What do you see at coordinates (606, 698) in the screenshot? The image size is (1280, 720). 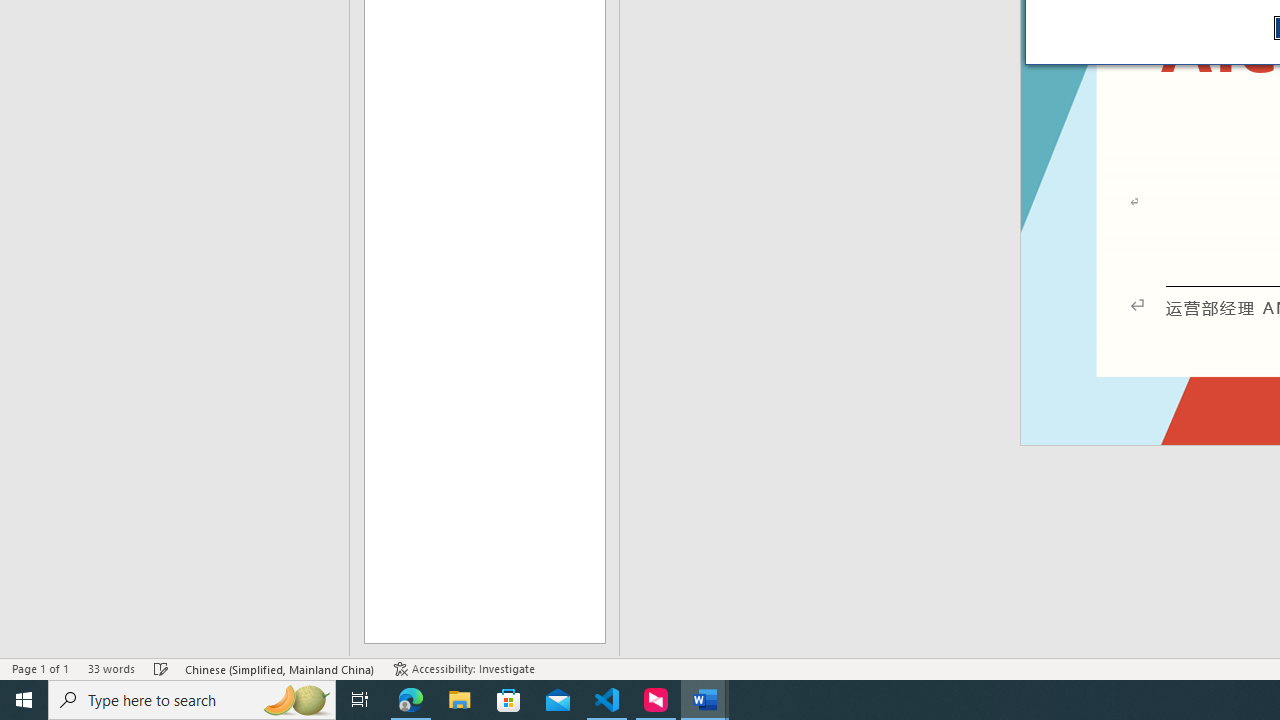 I see `'Visual Studio Code - 1 running window'` at bounding box center [606, 698].